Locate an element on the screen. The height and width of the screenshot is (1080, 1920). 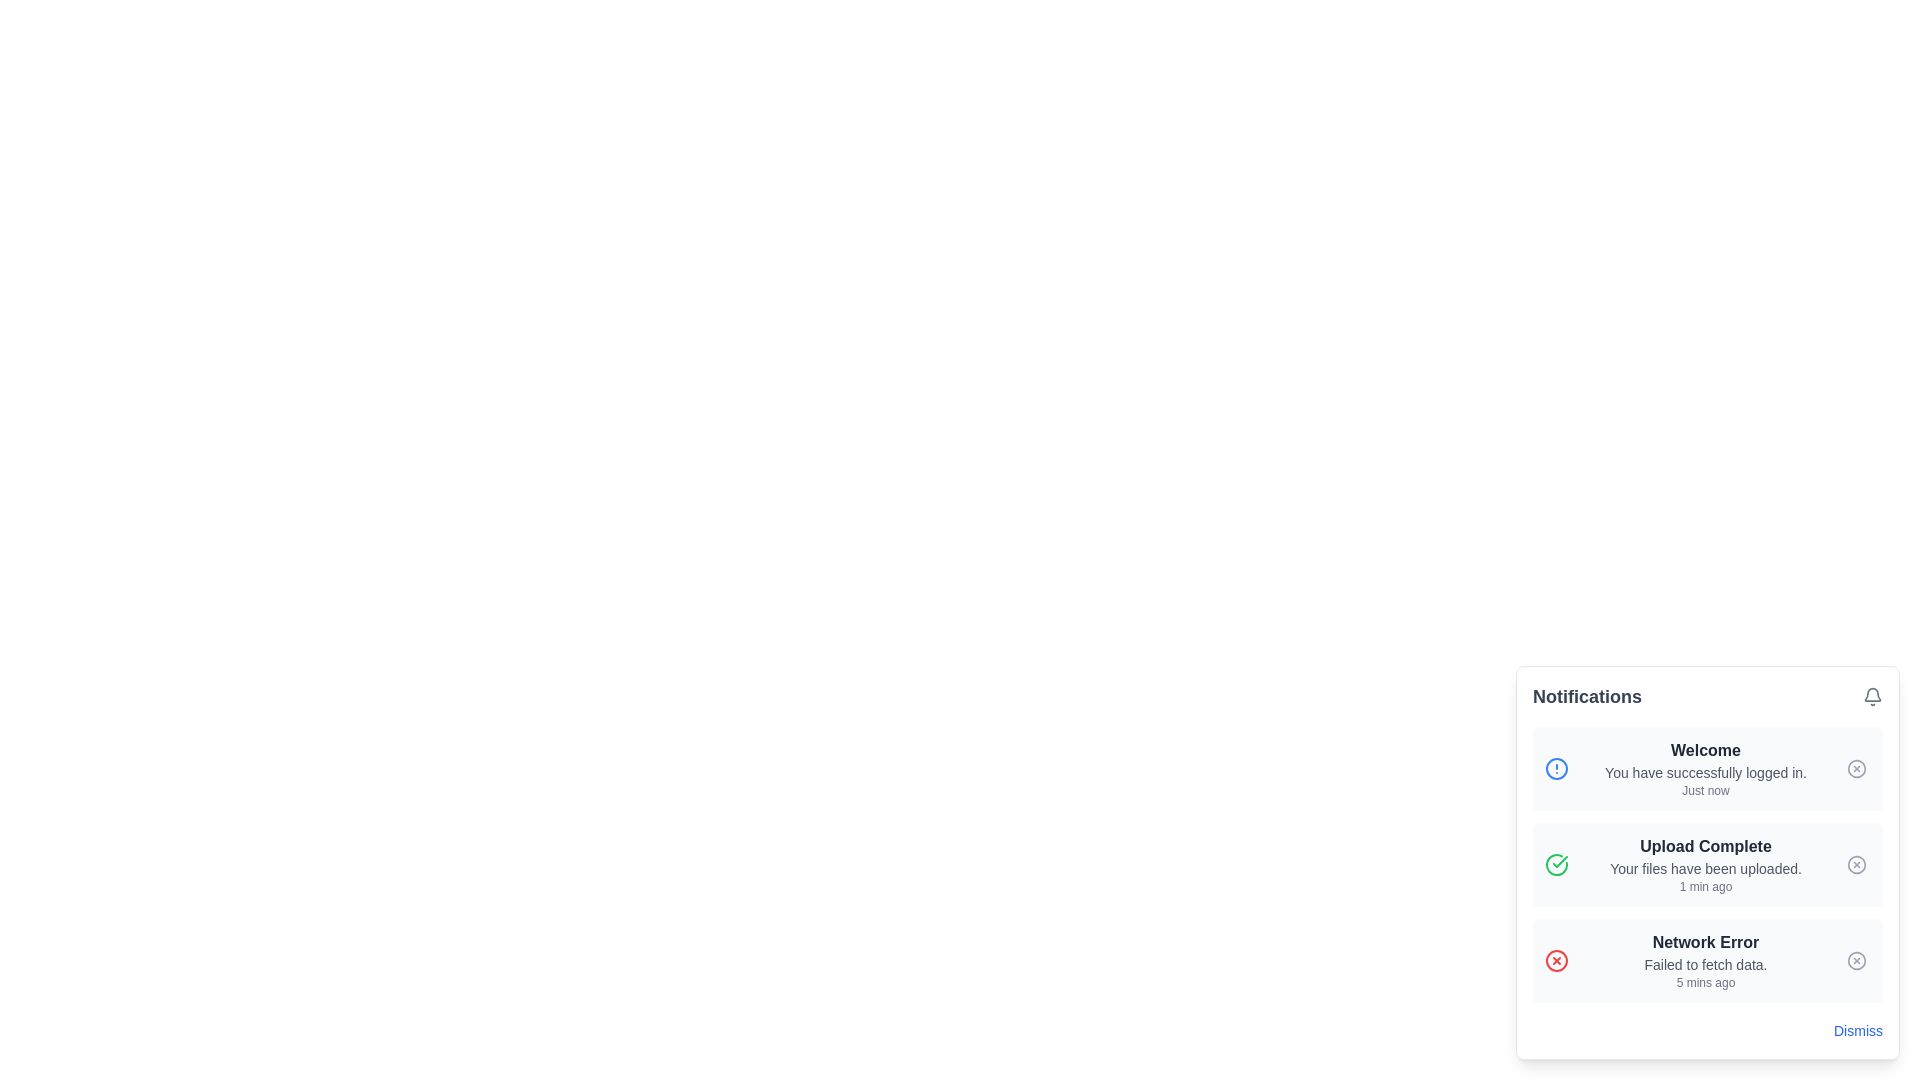
bolded text that reads 'Notifications' located at the top-left corner of the notification panel is located at coordinates (1586, 696).